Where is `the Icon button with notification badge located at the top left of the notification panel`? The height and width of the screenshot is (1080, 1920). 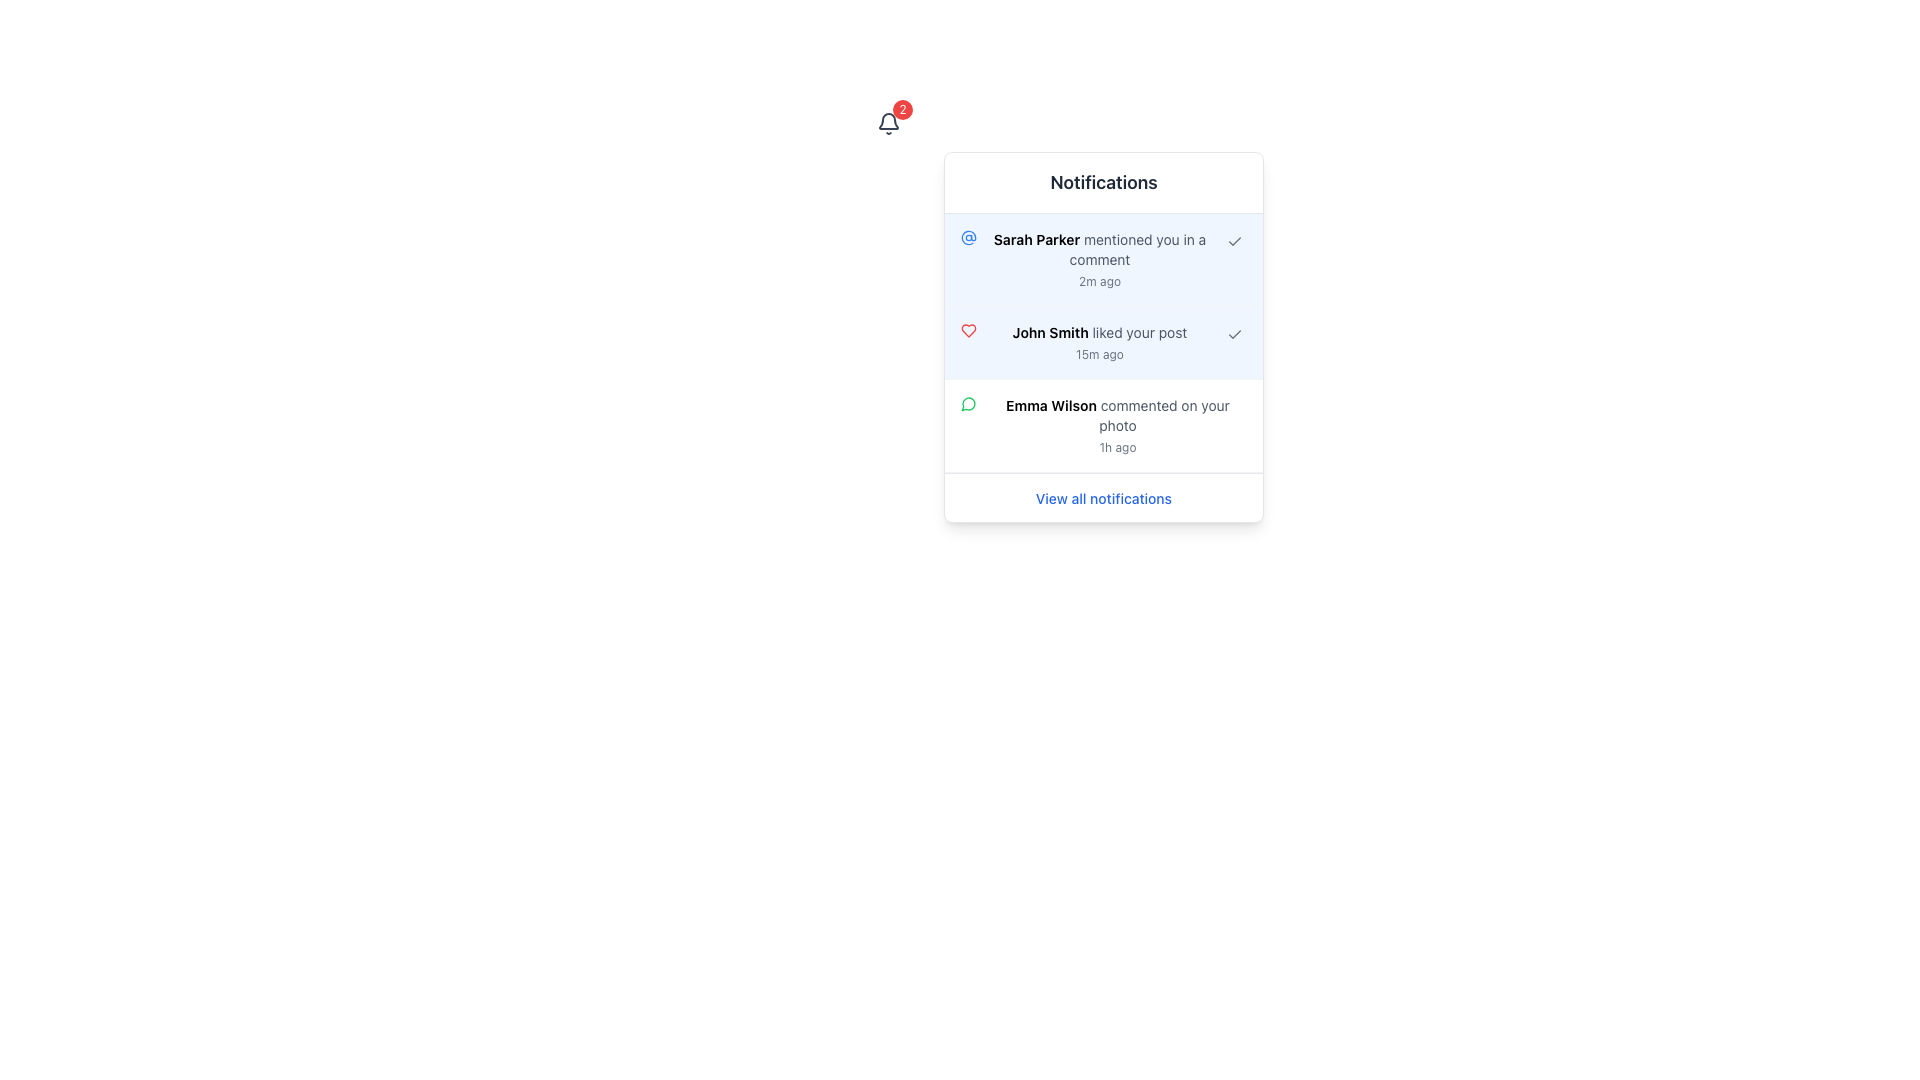 the Icon button with notification badge located at the top left of the notification panel is located at coordinates (887, 123).